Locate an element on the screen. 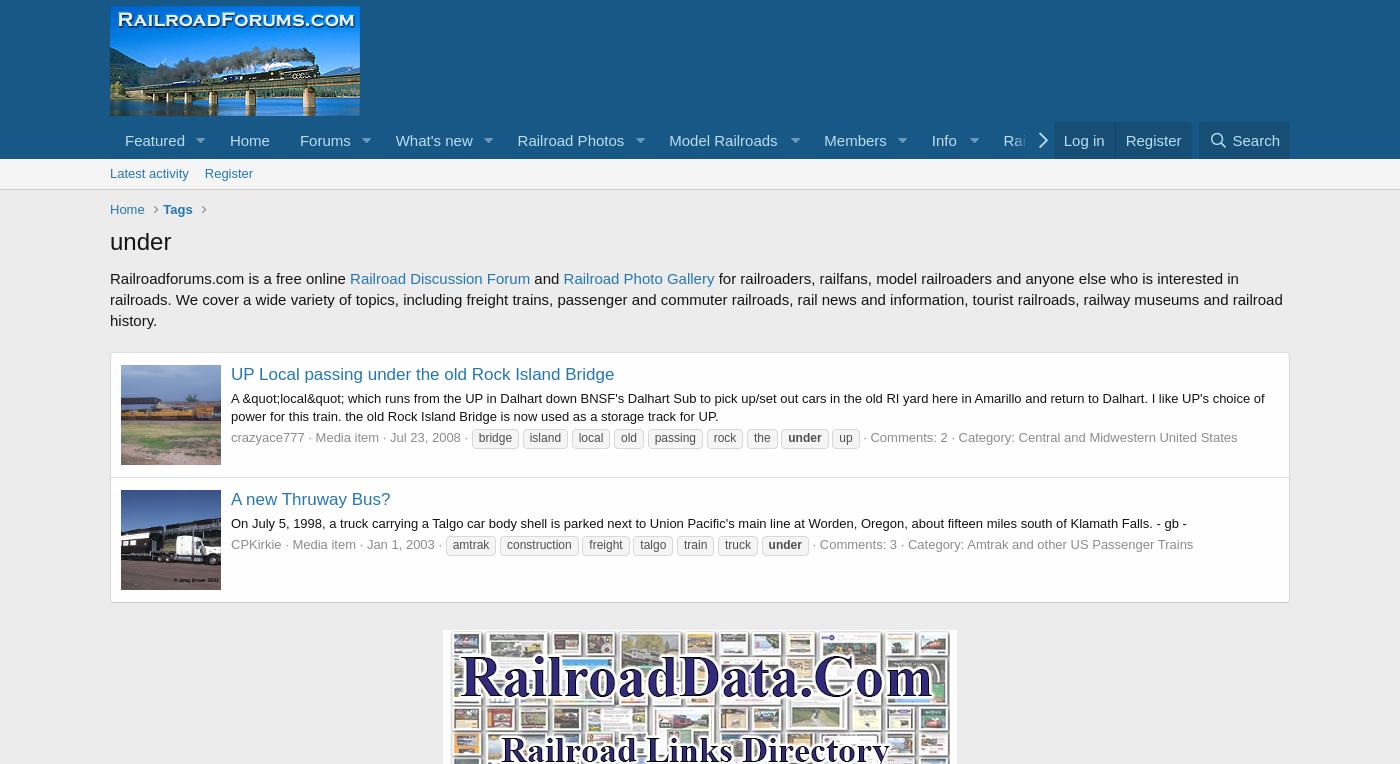 Image resolution: width=1400 pixels, height=764 pixels. 'Featured' is located at coordinates (154, 139).